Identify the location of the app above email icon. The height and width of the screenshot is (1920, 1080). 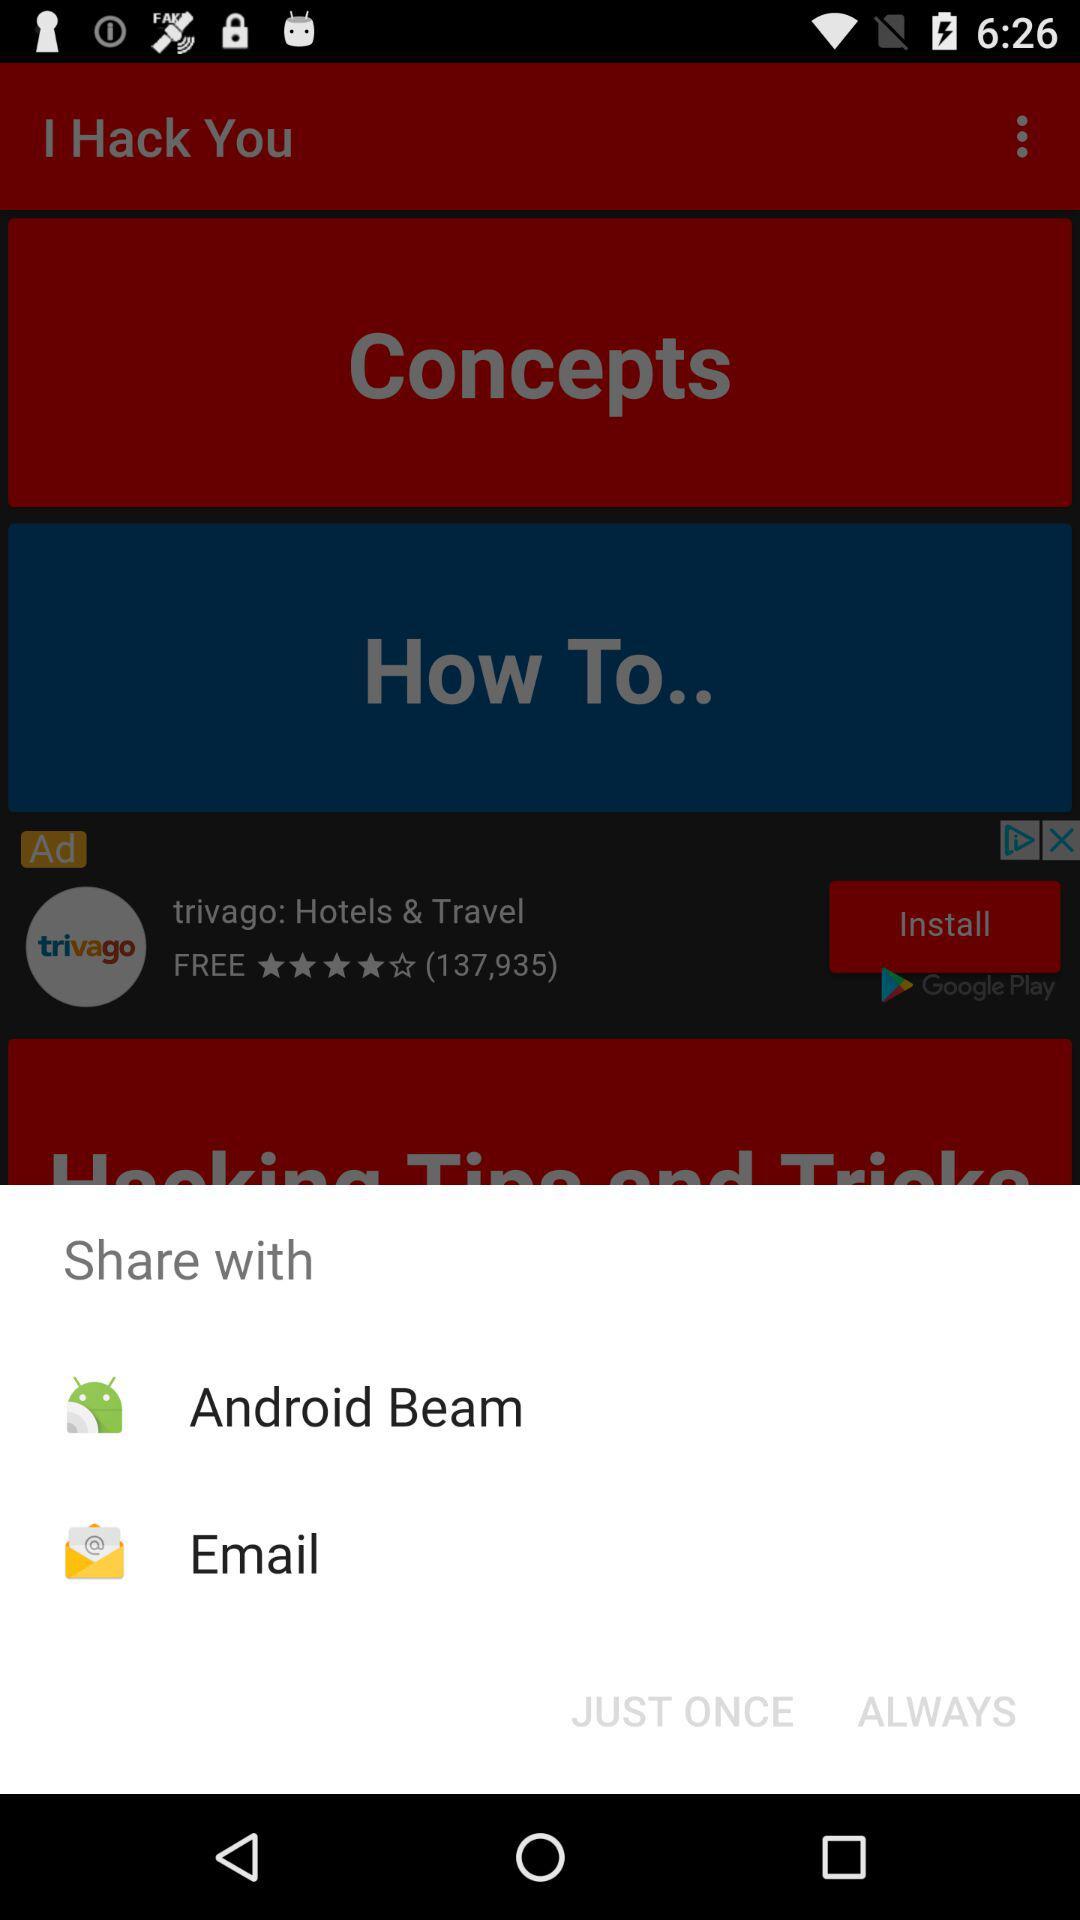
(355, 1404).